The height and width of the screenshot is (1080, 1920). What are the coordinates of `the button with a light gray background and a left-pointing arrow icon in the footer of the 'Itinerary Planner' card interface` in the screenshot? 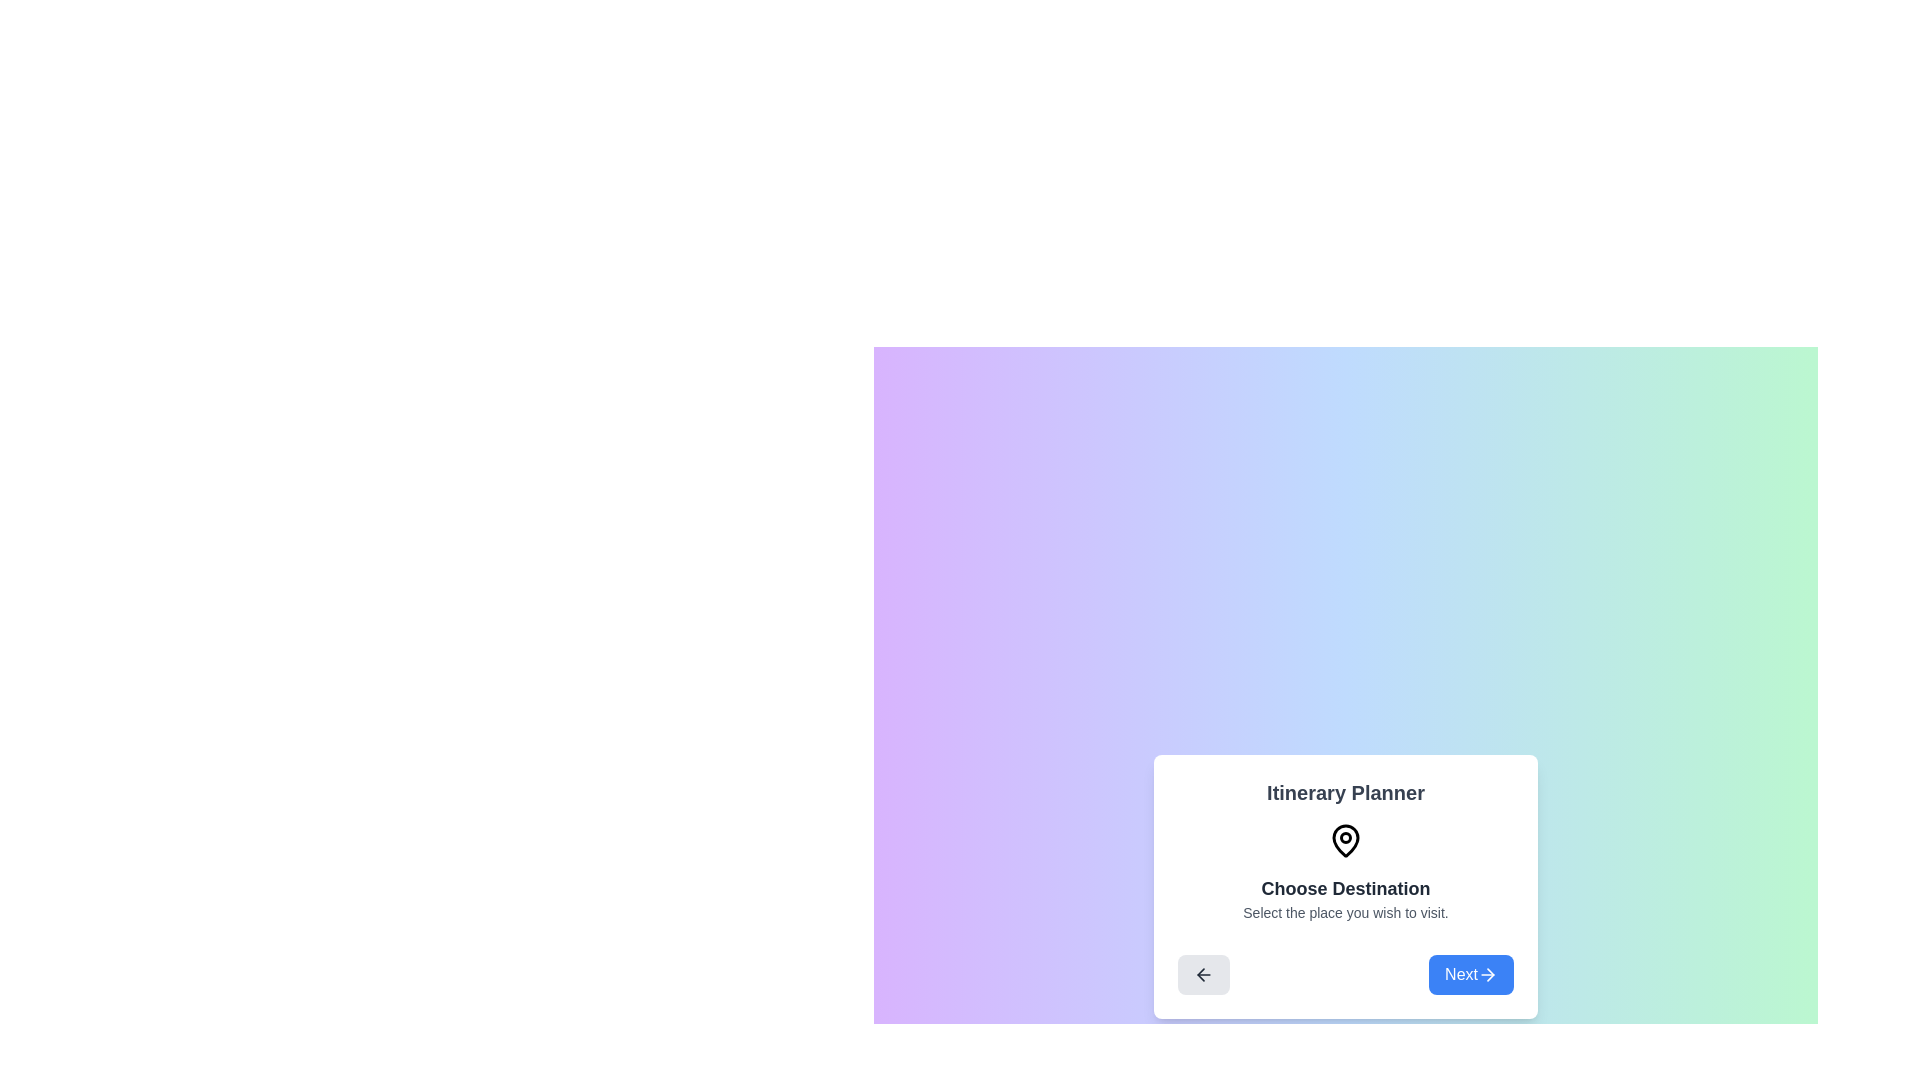 It's located at (1203, 974).